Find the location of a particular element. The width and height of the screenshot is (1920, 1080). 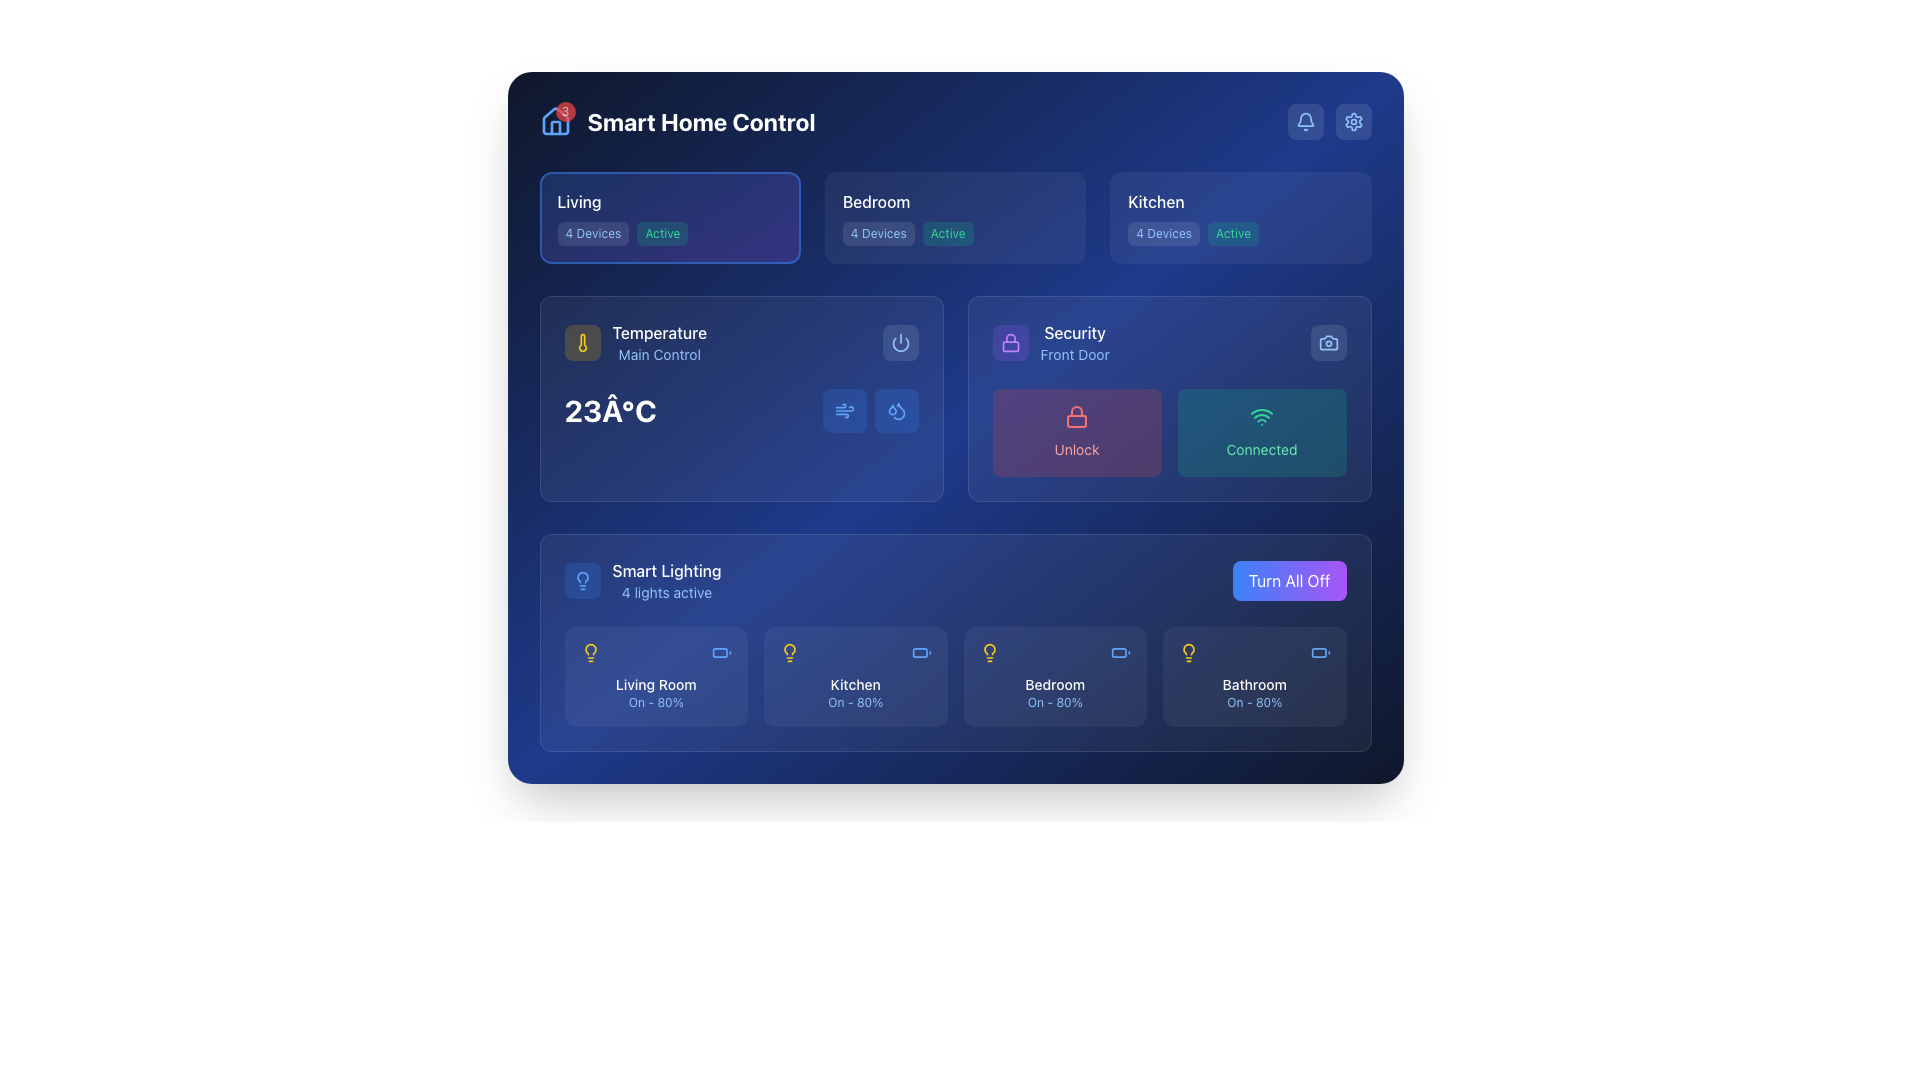

the camera icon located in the top-right corner of the 'Security' card, which represents functionalities related to security camera monitoring is located at coordinates (1328, 342).